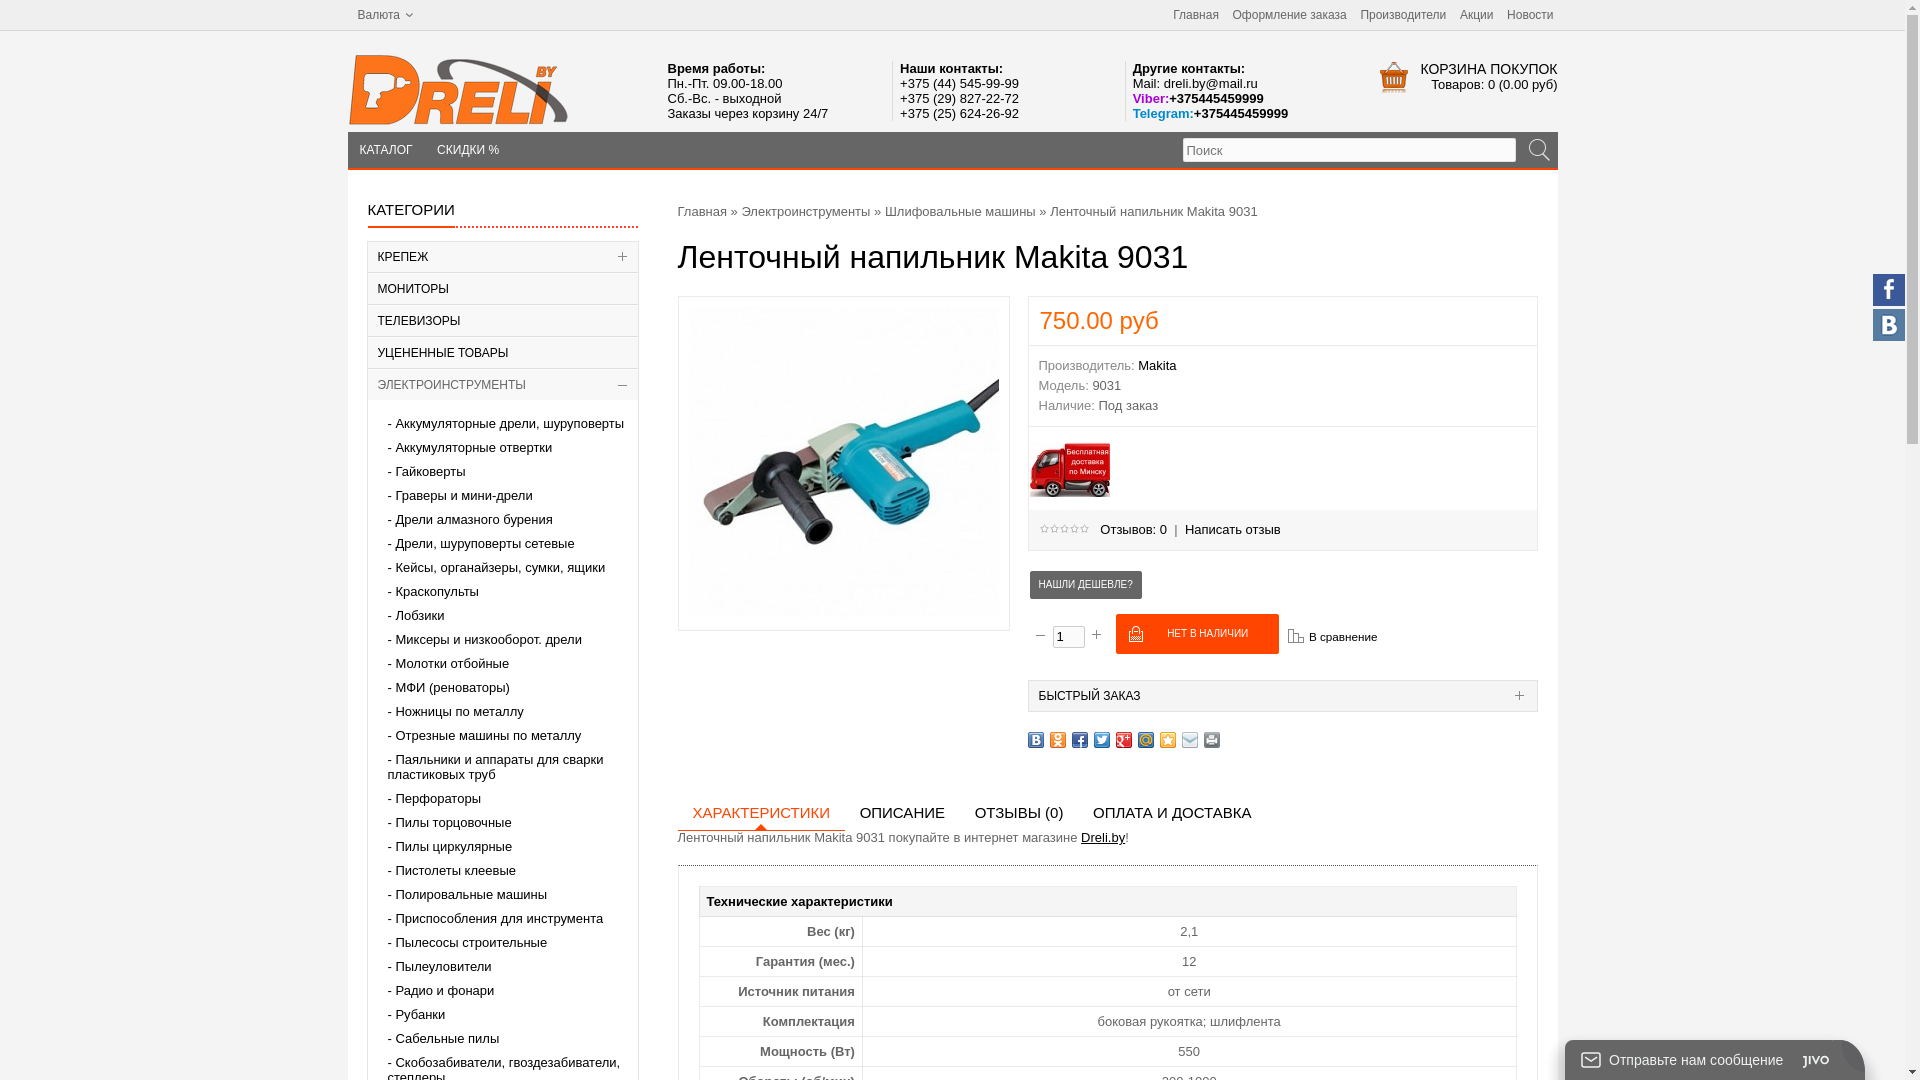 The width and height of the screenshot is (1920, 1080). Describe the element at coordinates (1156, 365) in the screenshot. I see `'Makita'` at that location.